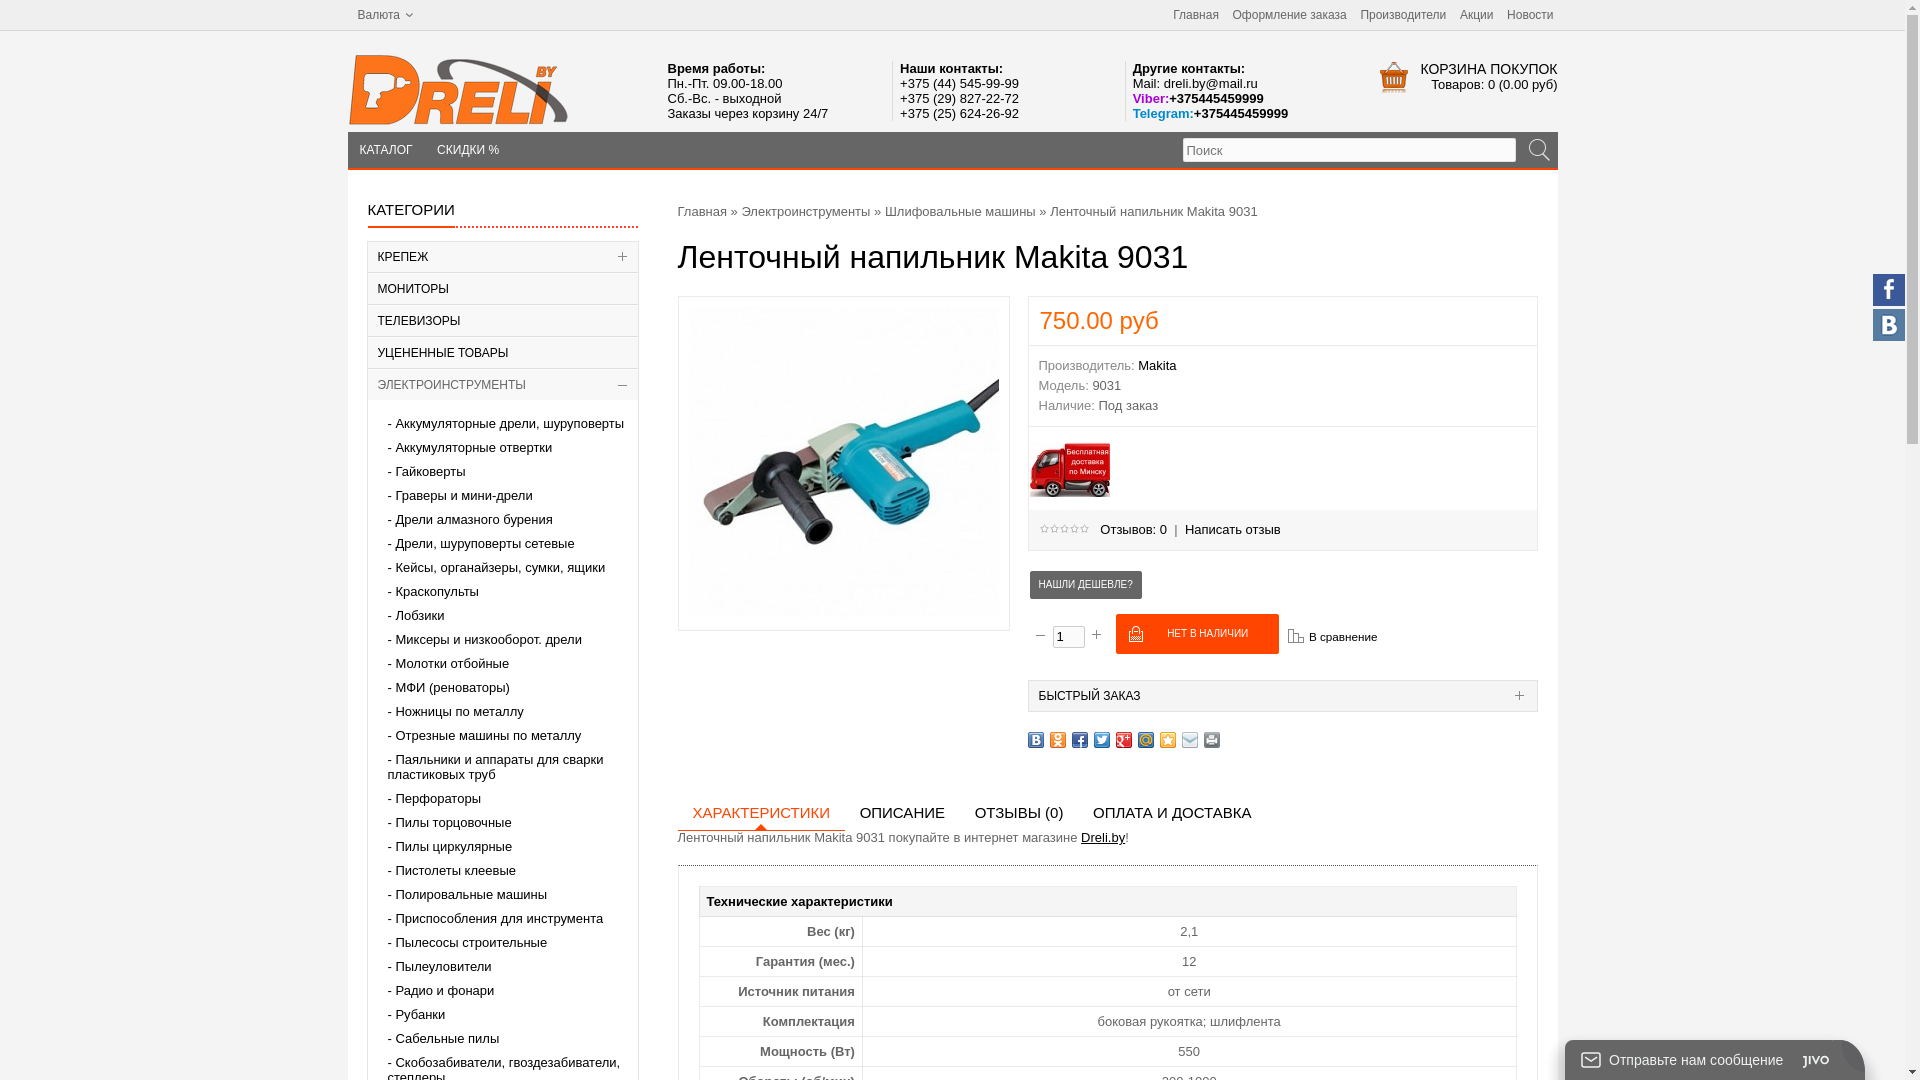 The width and height of the screenshot is (1920, 1080). Describe the element at coordinates (1156, 365) in the screenshot. I see `'Makita'` at that location.